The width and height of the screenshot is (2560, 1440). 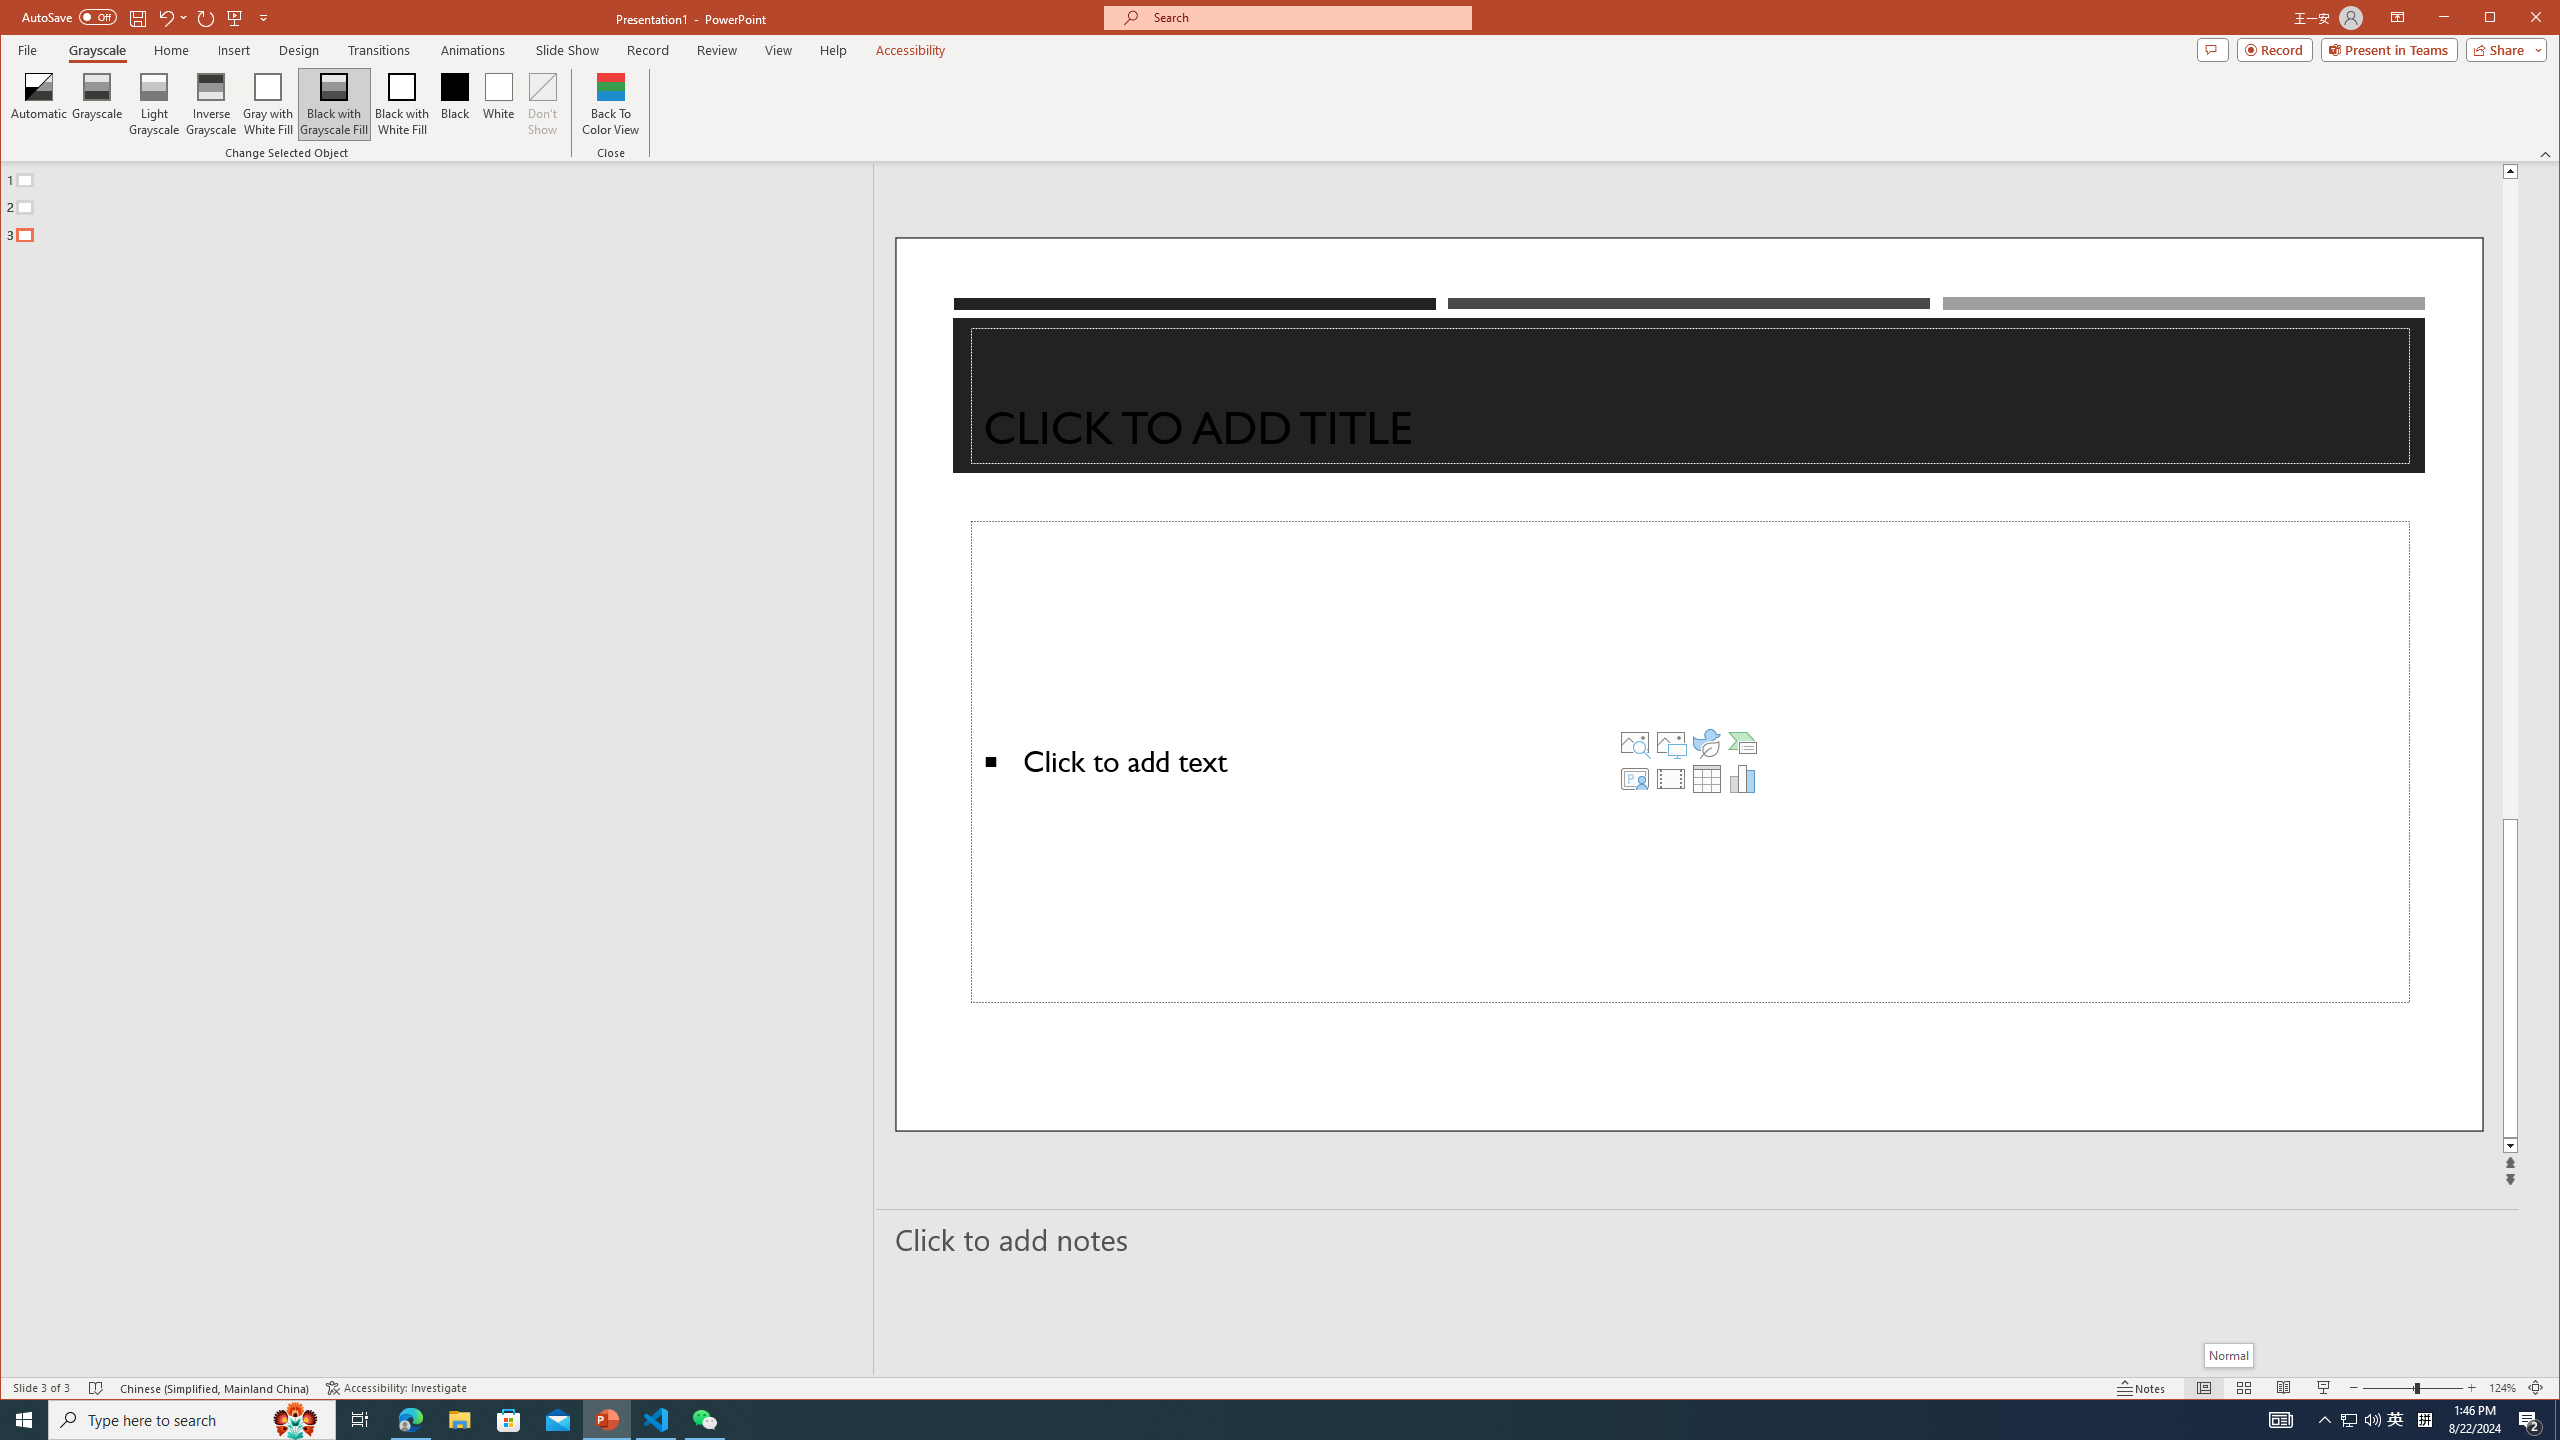 What do you see at coordinates (97, 49) in the screenshot?
I see `'Grayscale'` at bounding box center [97, 49].